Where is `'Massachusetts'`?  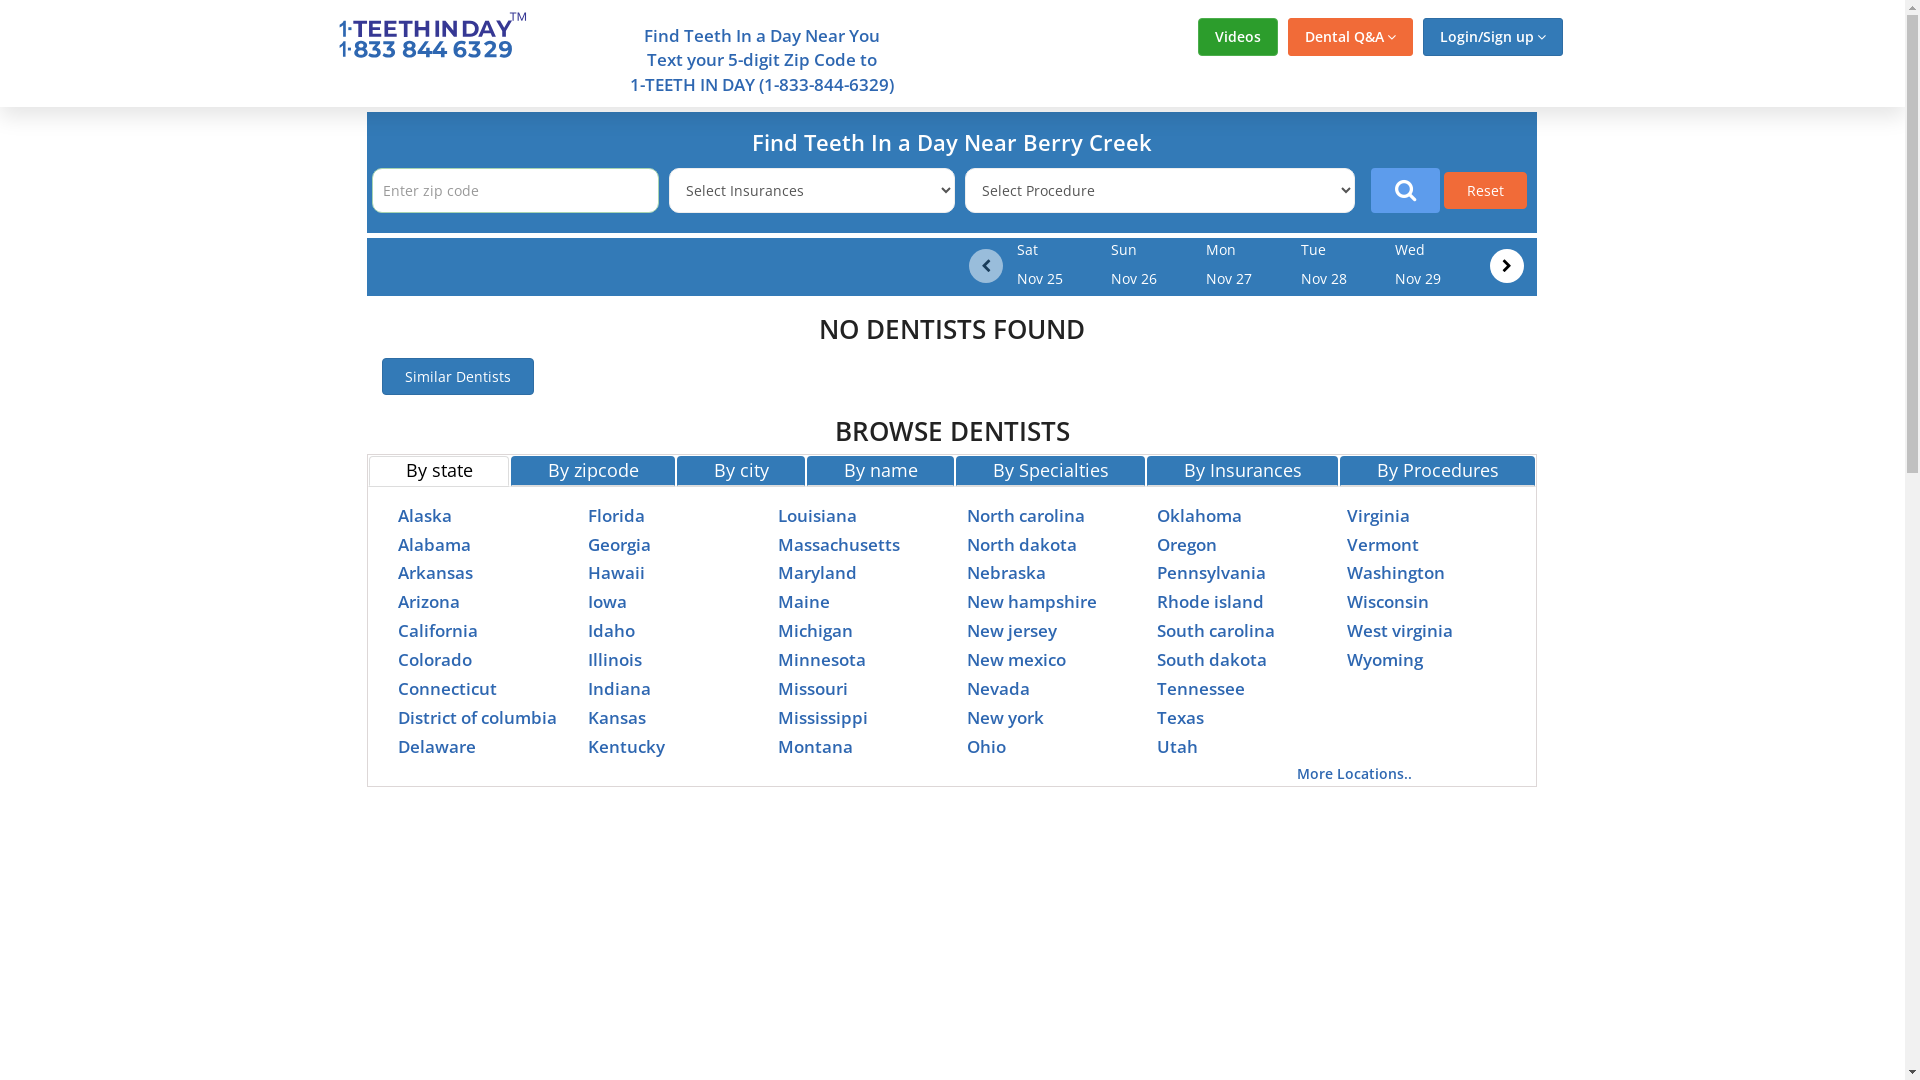 'Massachusetts' is located at coordinates (839, 544).